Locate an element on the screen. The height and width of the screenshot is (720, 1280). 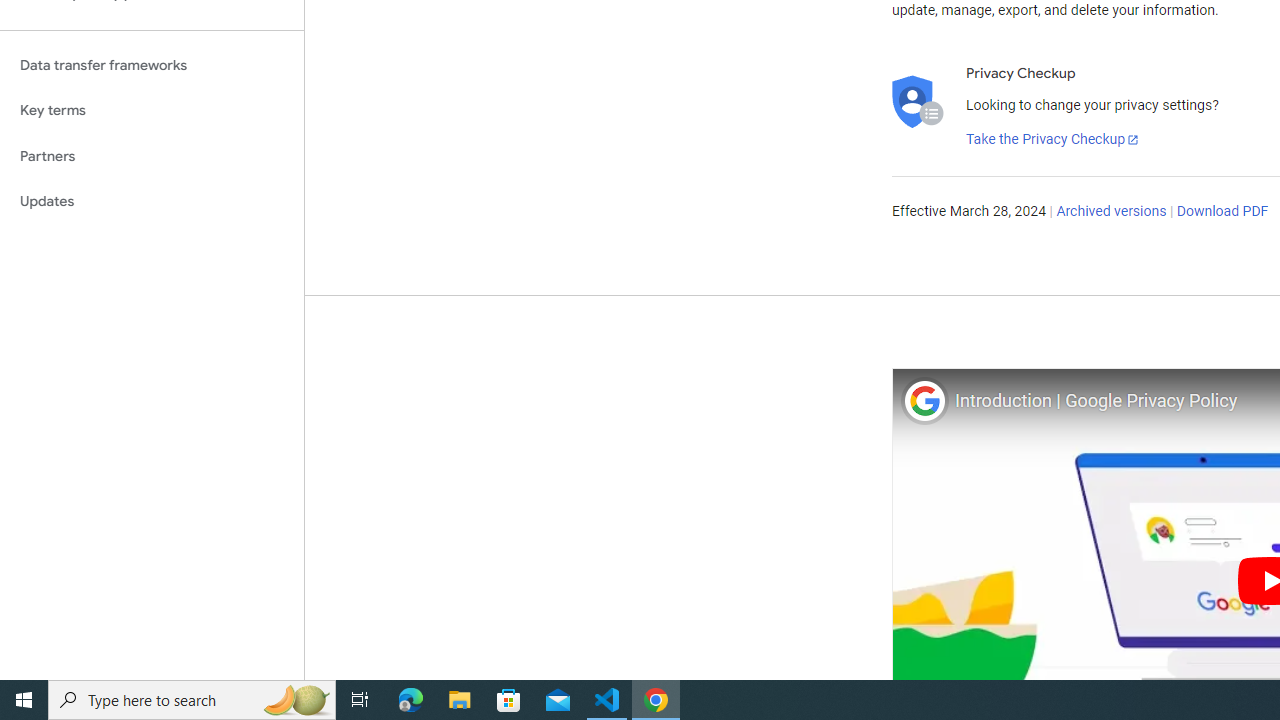
'Data transfer frameworks' is located at coordinates (151, 64).